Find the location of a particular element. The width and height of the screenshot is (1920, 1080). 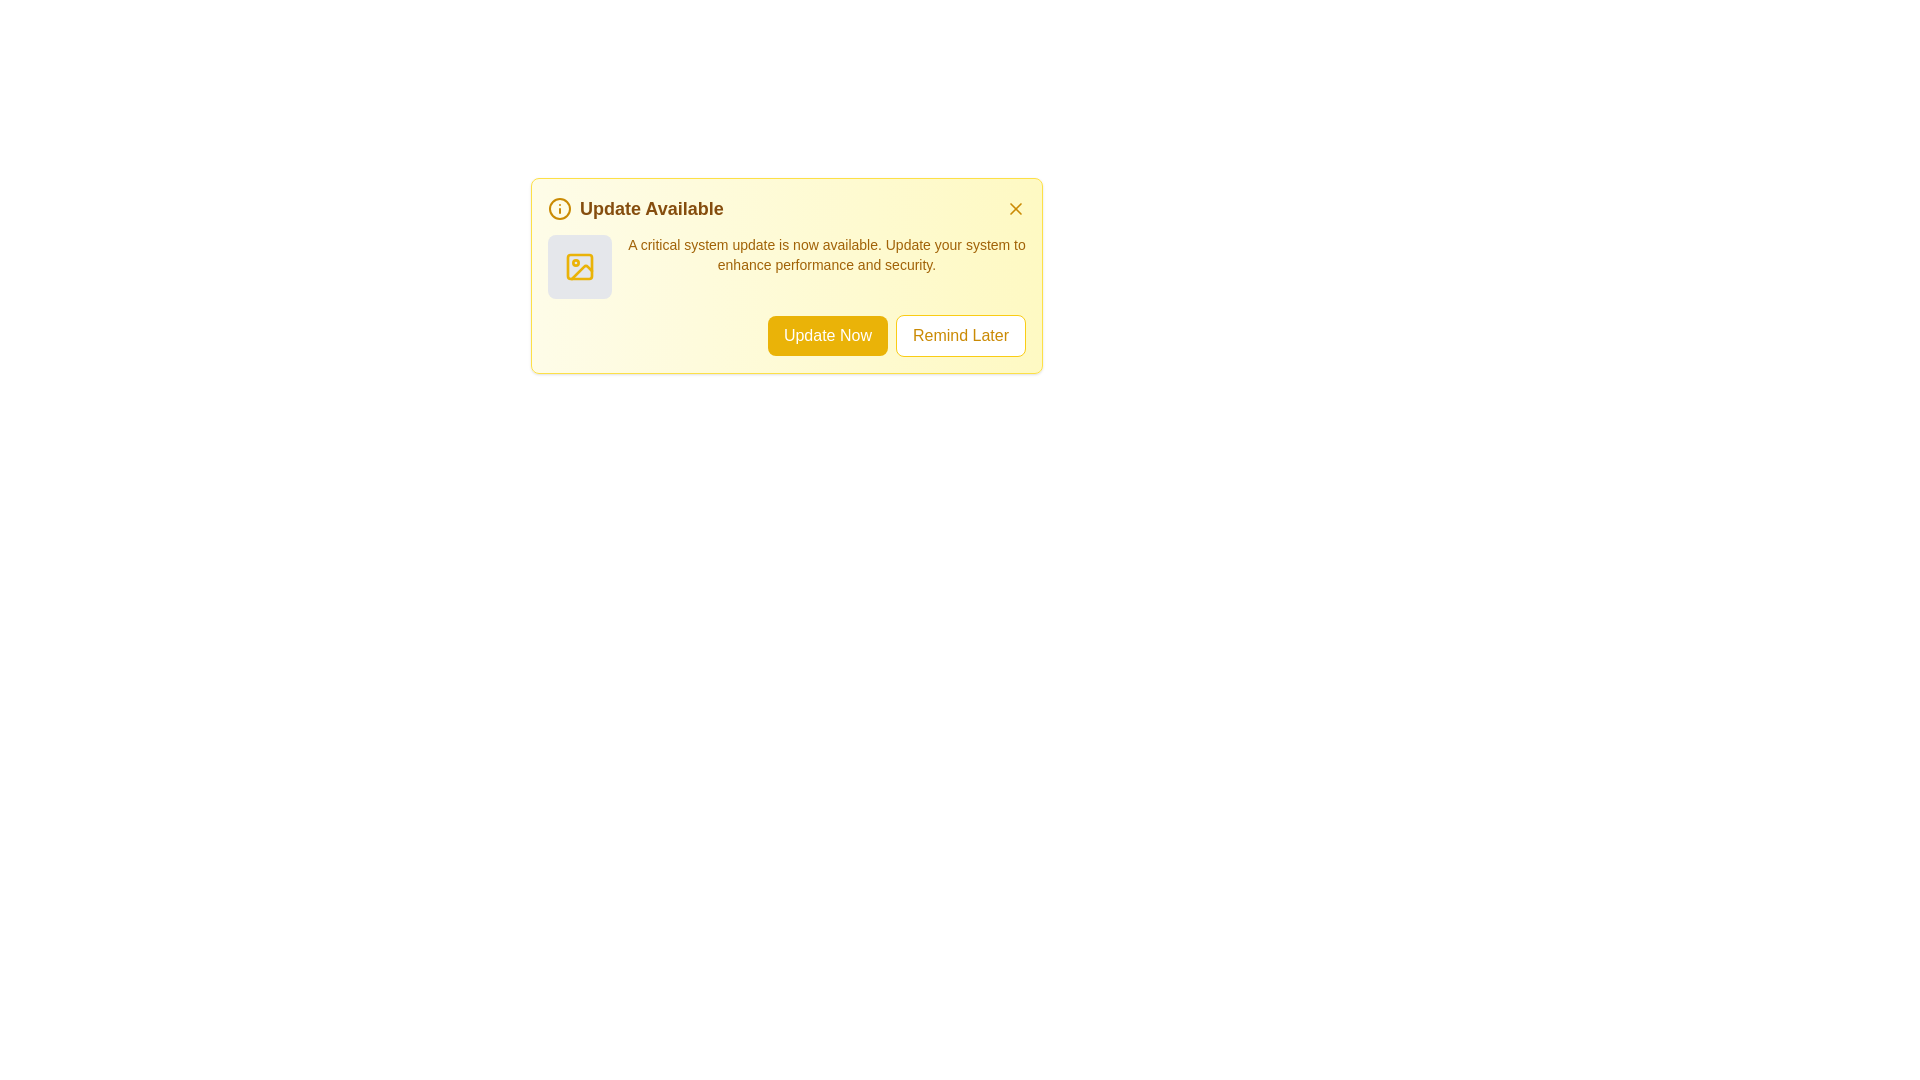

the 'Remind Later' button to schedule the update for later is located at coordinates (960, 334).